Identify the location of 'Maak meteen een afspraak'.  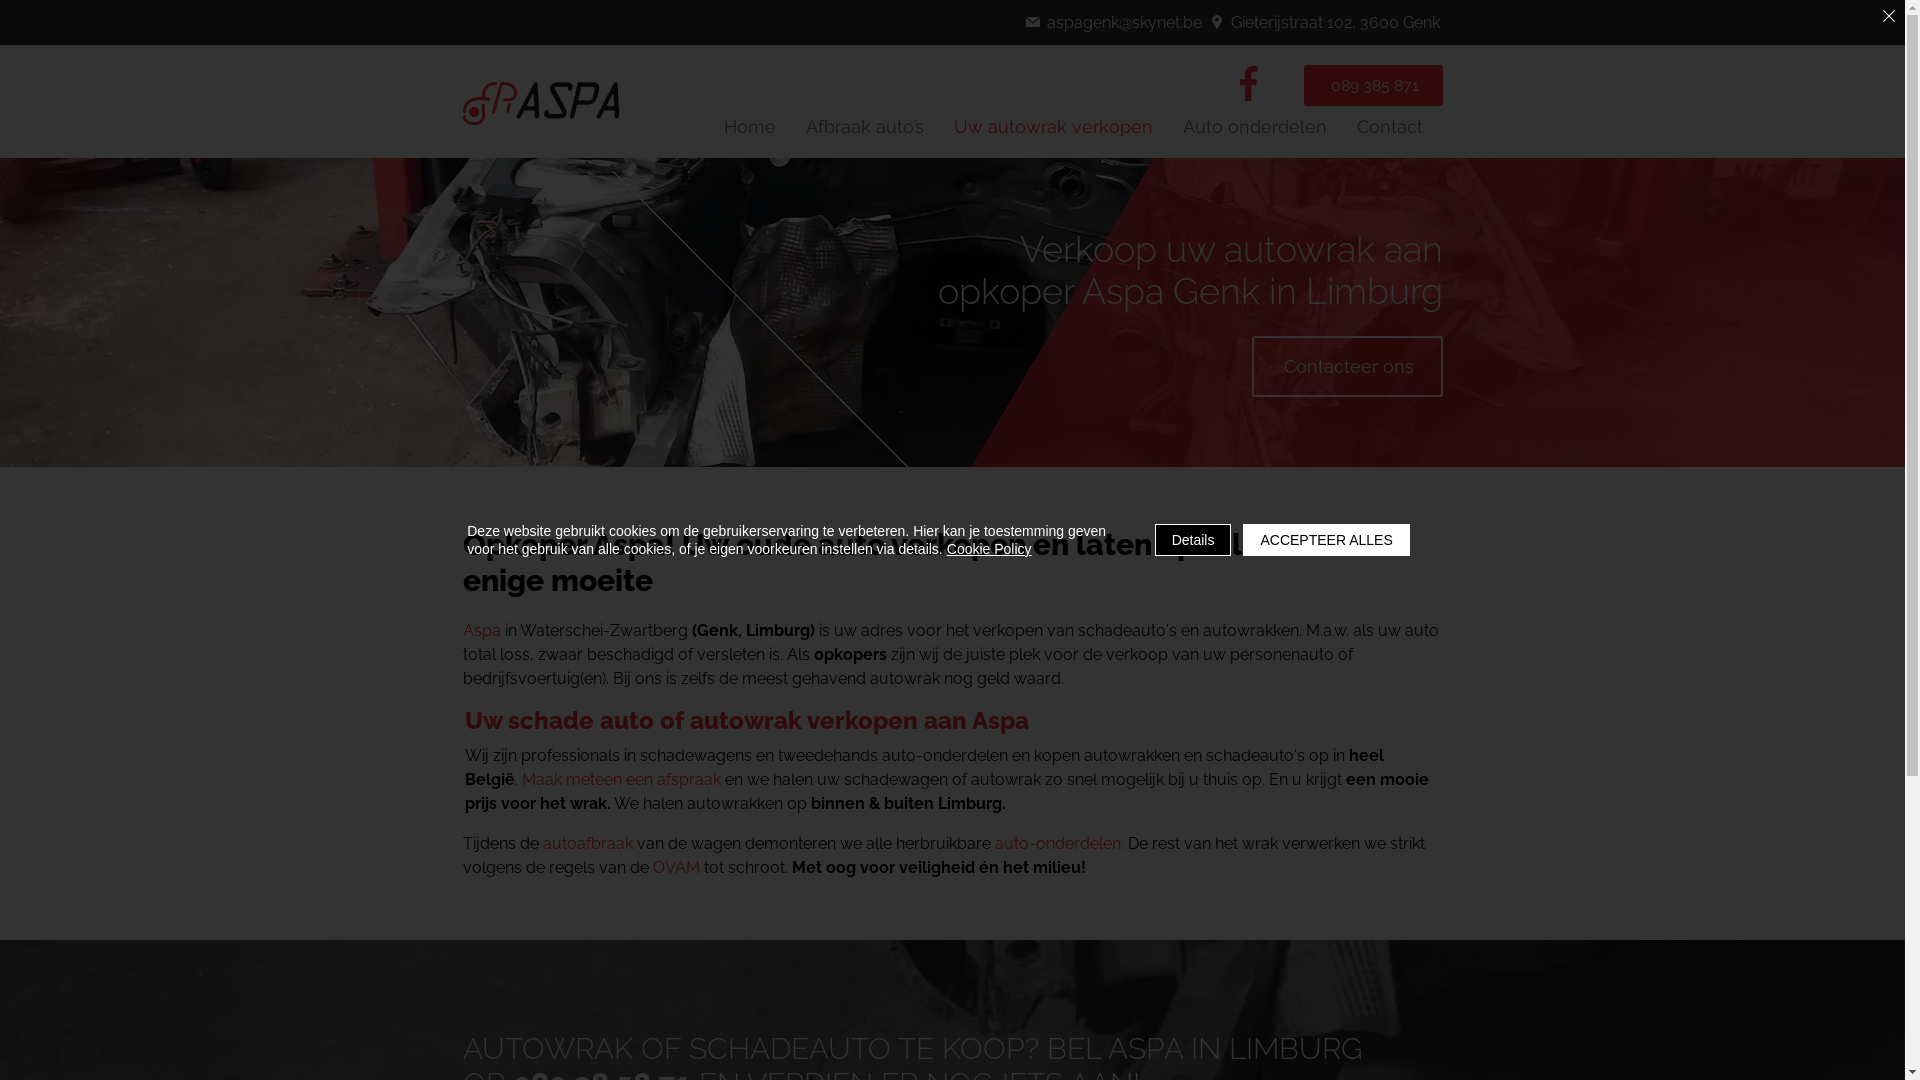
(620, 778).